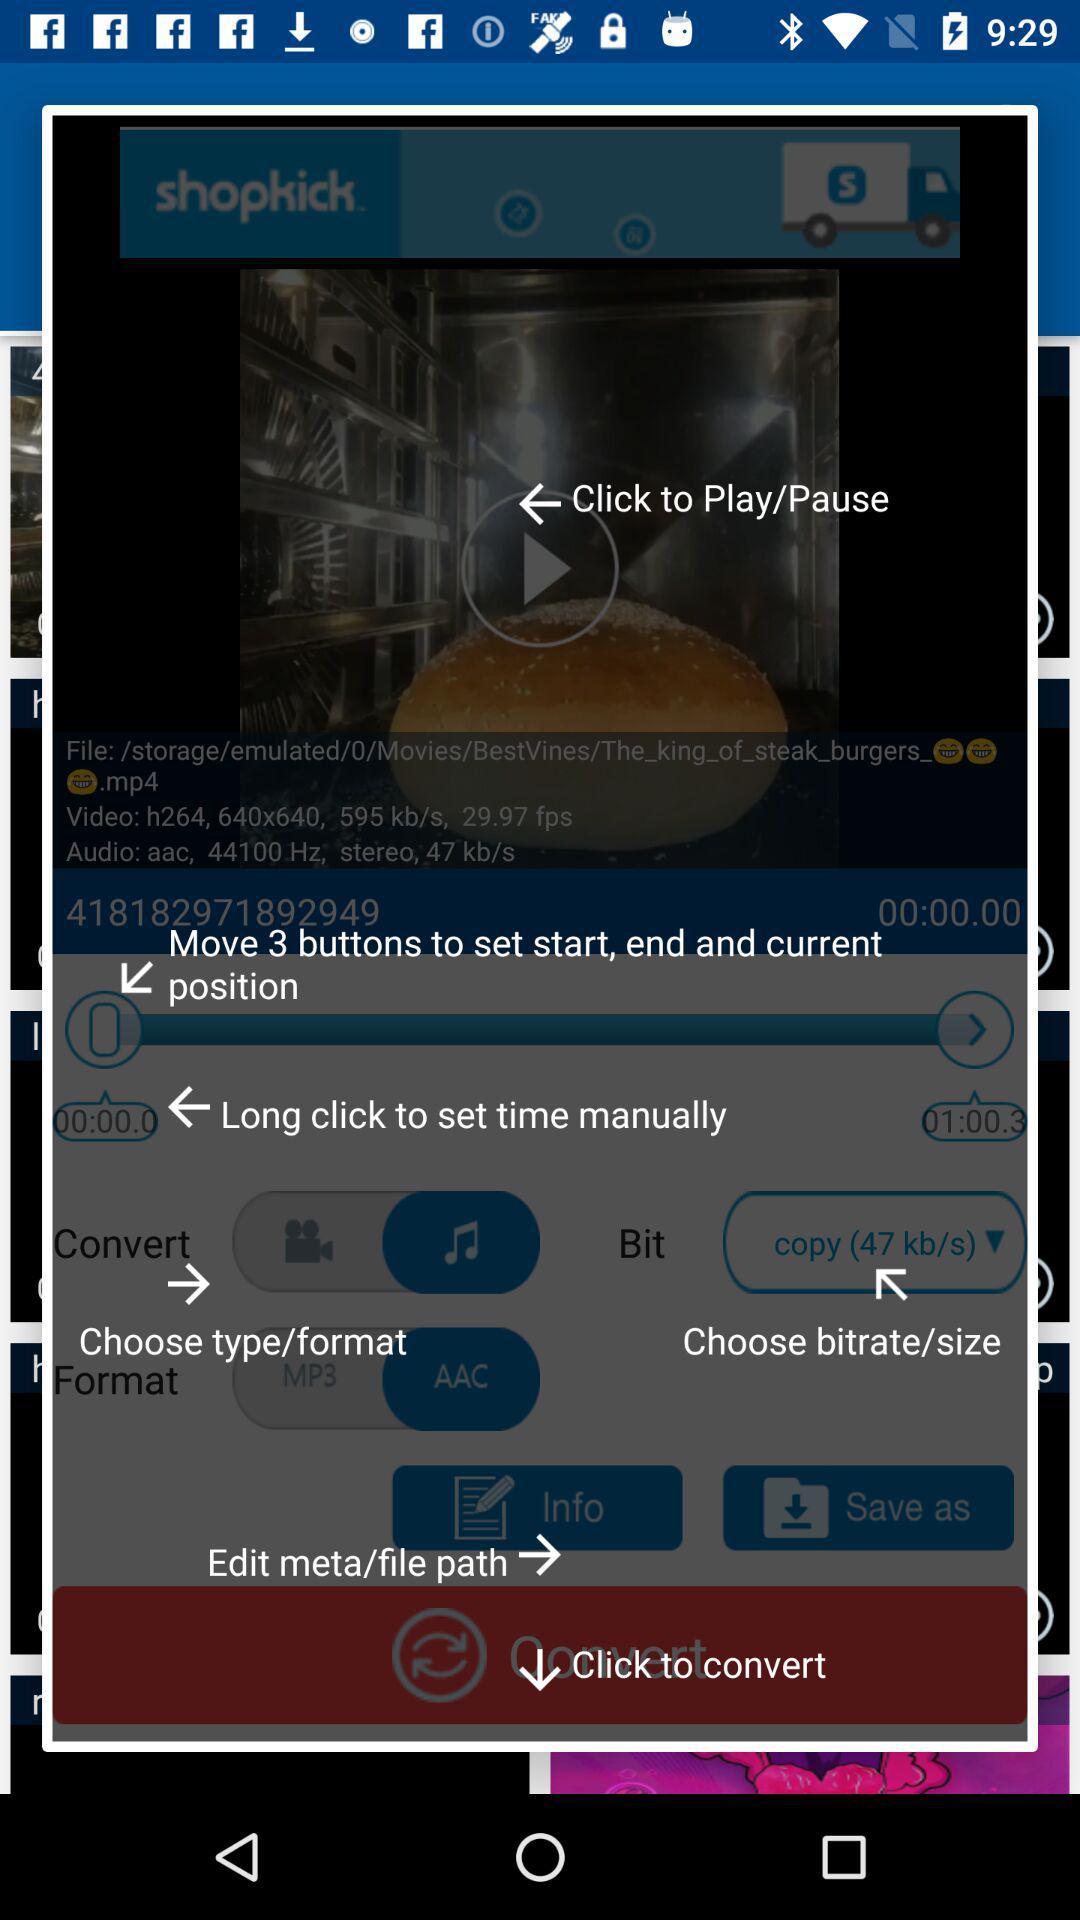 The width and height of the screenshot is (1080, 1920). Describe the element at coordinates (867, 1508) in the screenshot. I see `as` at that location.